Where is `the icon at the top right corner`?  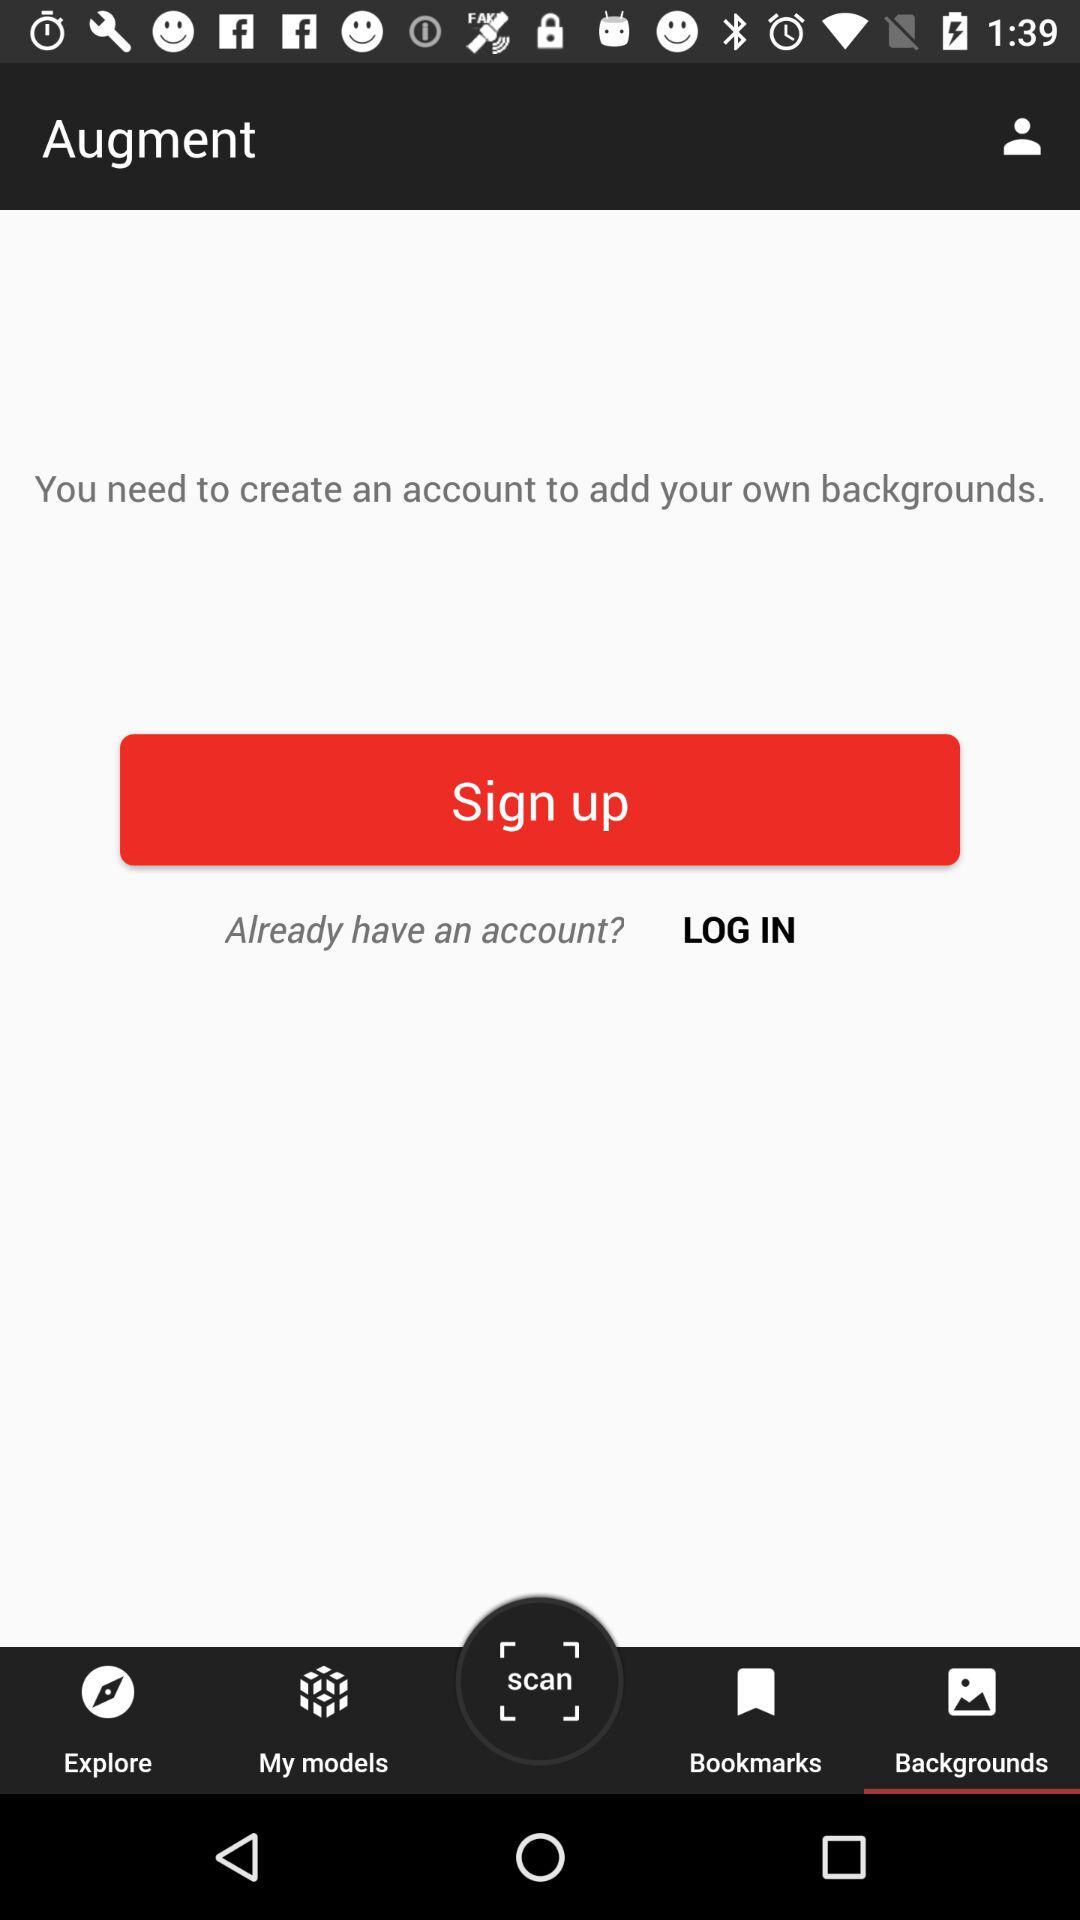
the icon at the top right corner is located at coordinates (1027, 135).